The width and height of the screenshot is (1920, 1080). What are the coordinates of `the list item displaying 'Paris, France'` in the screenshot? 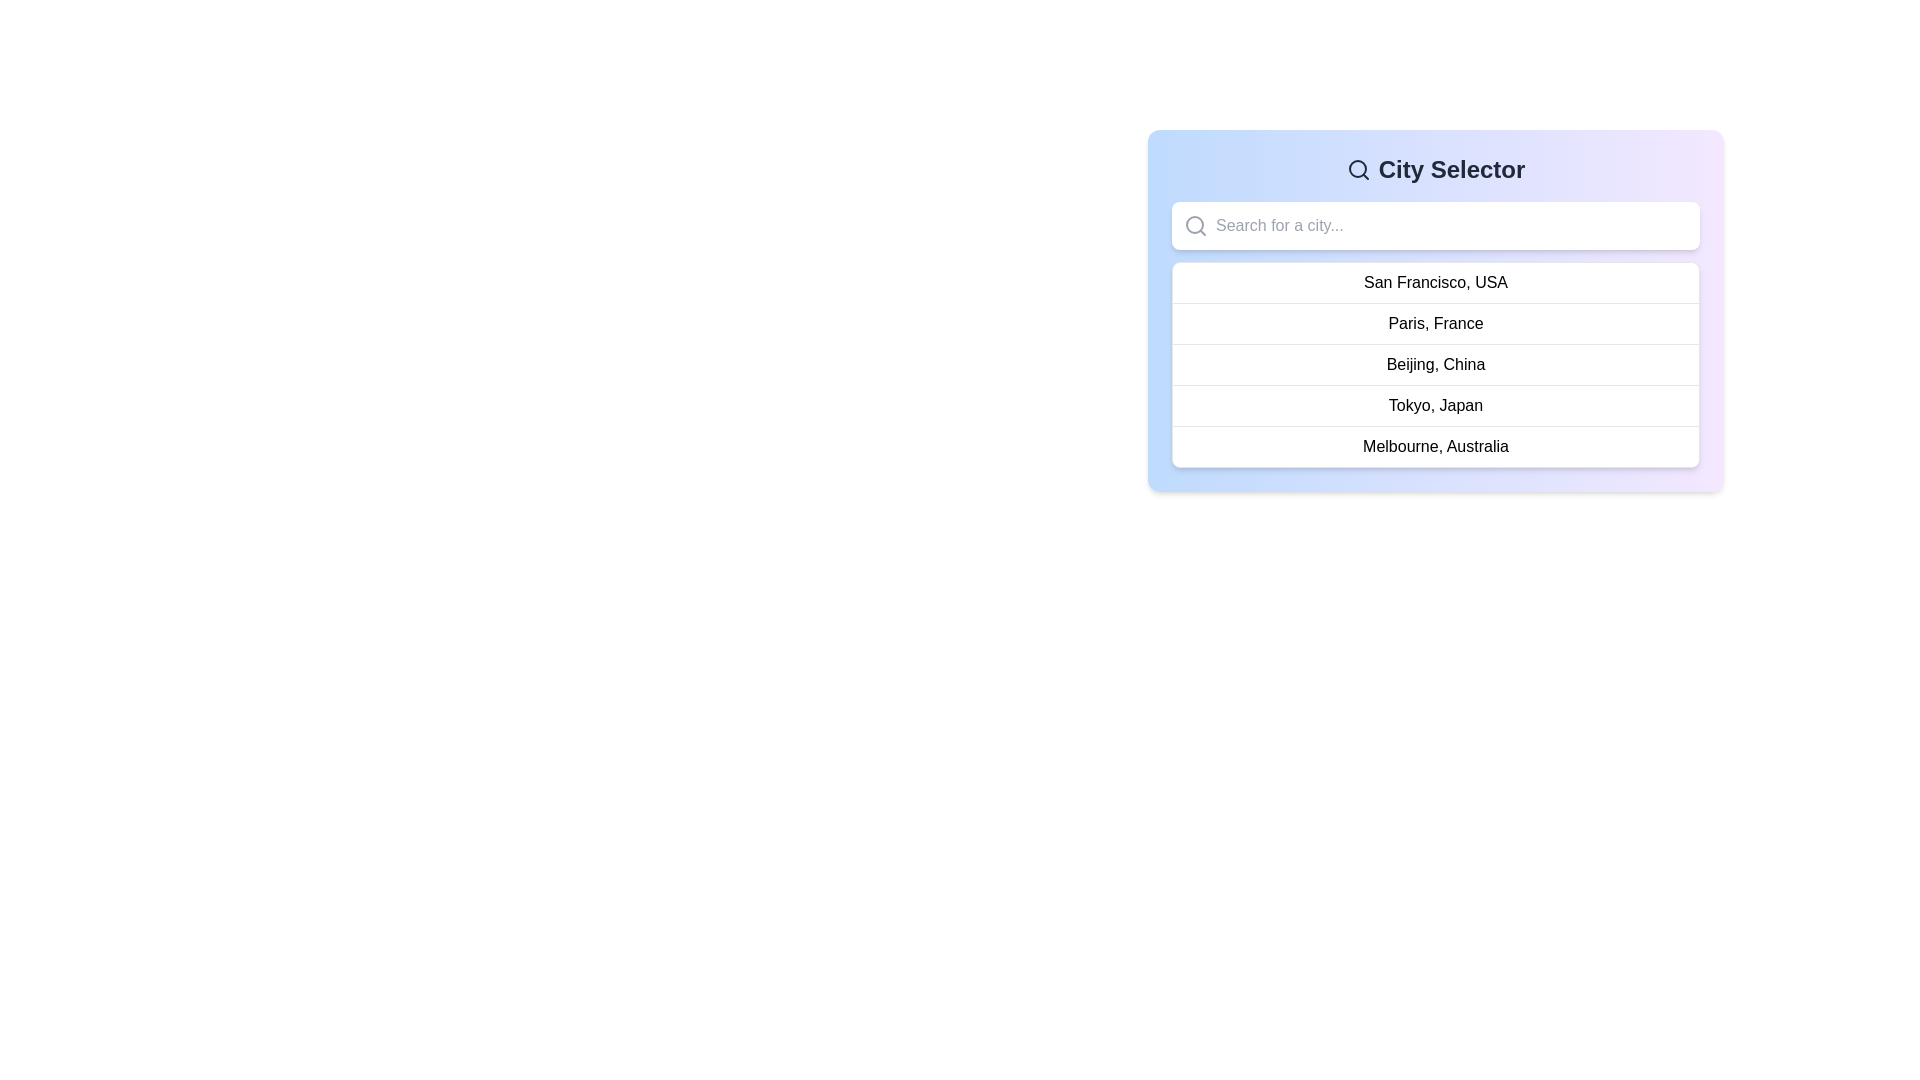 It's located at (1434, 311).